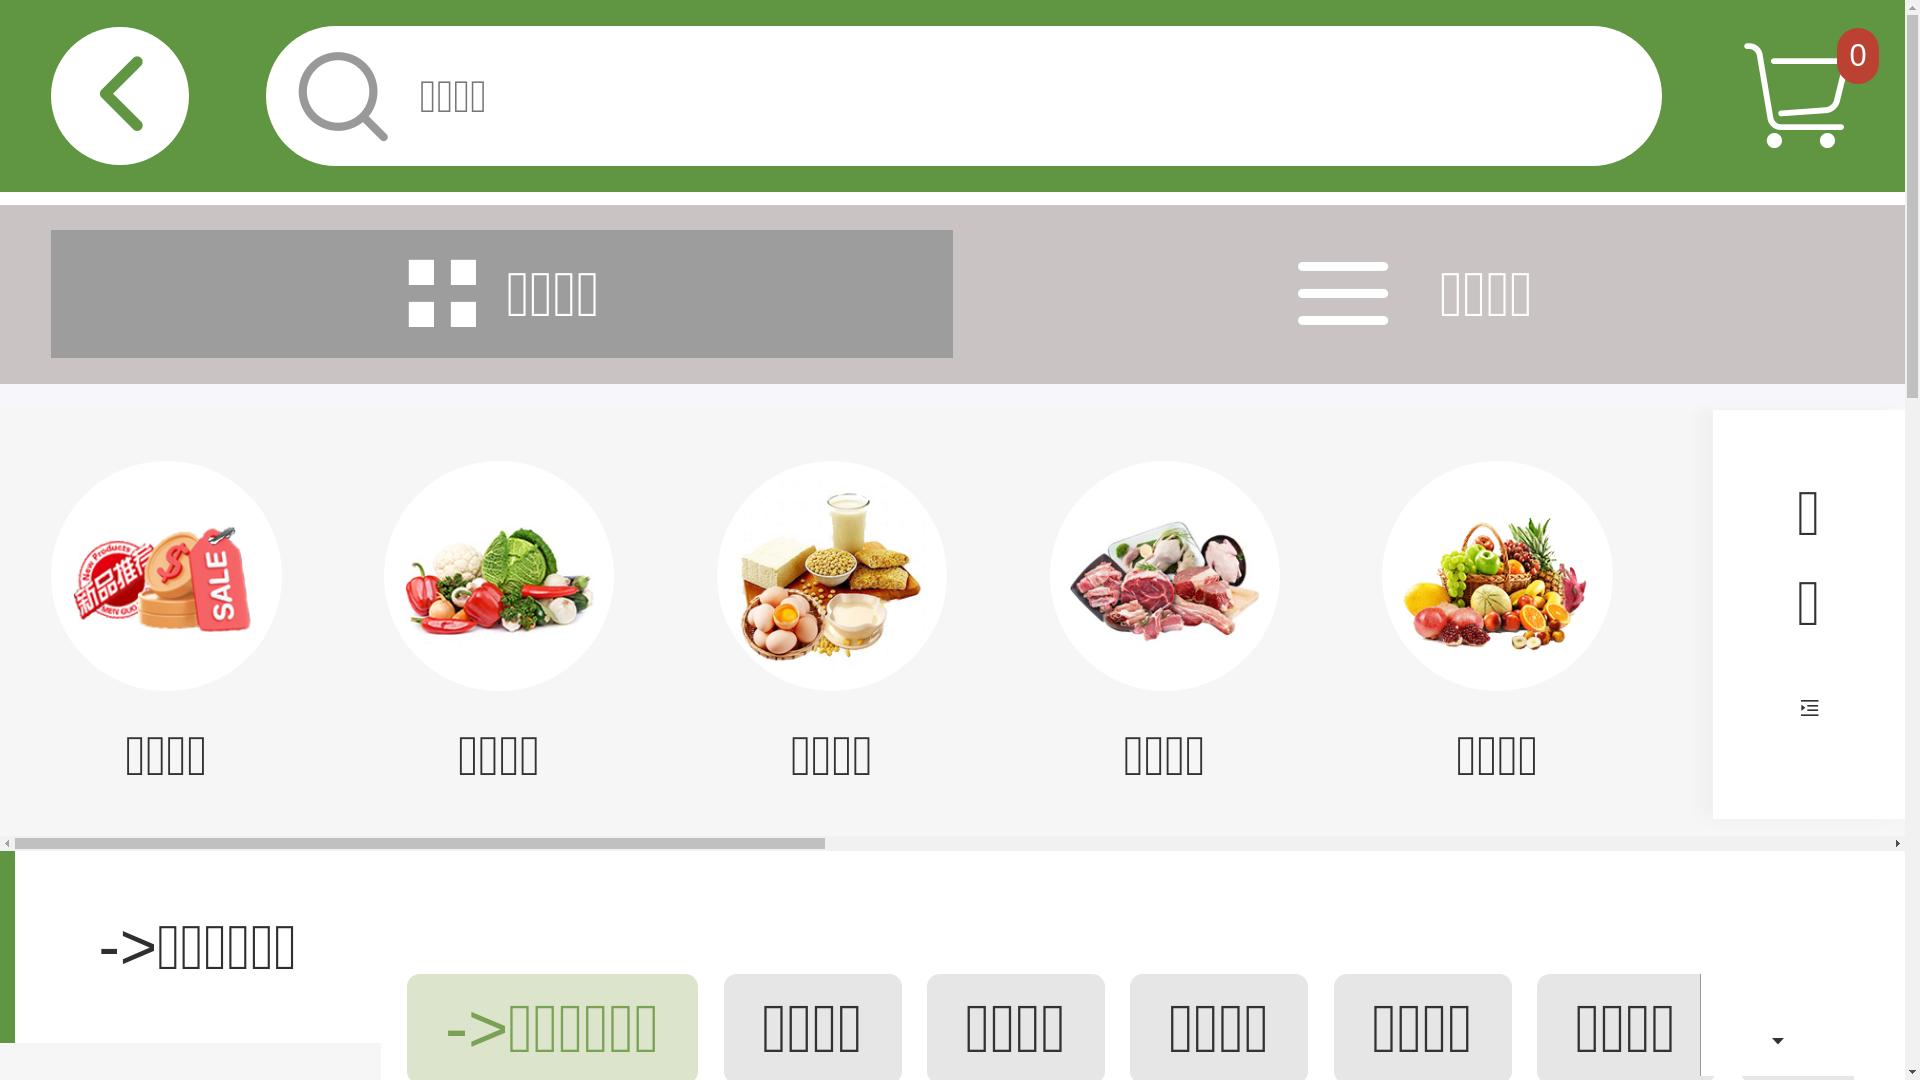 Image resolution: width=1920 pixels, height=1080 pixels. I want to click on '0', so click(1857, 55).